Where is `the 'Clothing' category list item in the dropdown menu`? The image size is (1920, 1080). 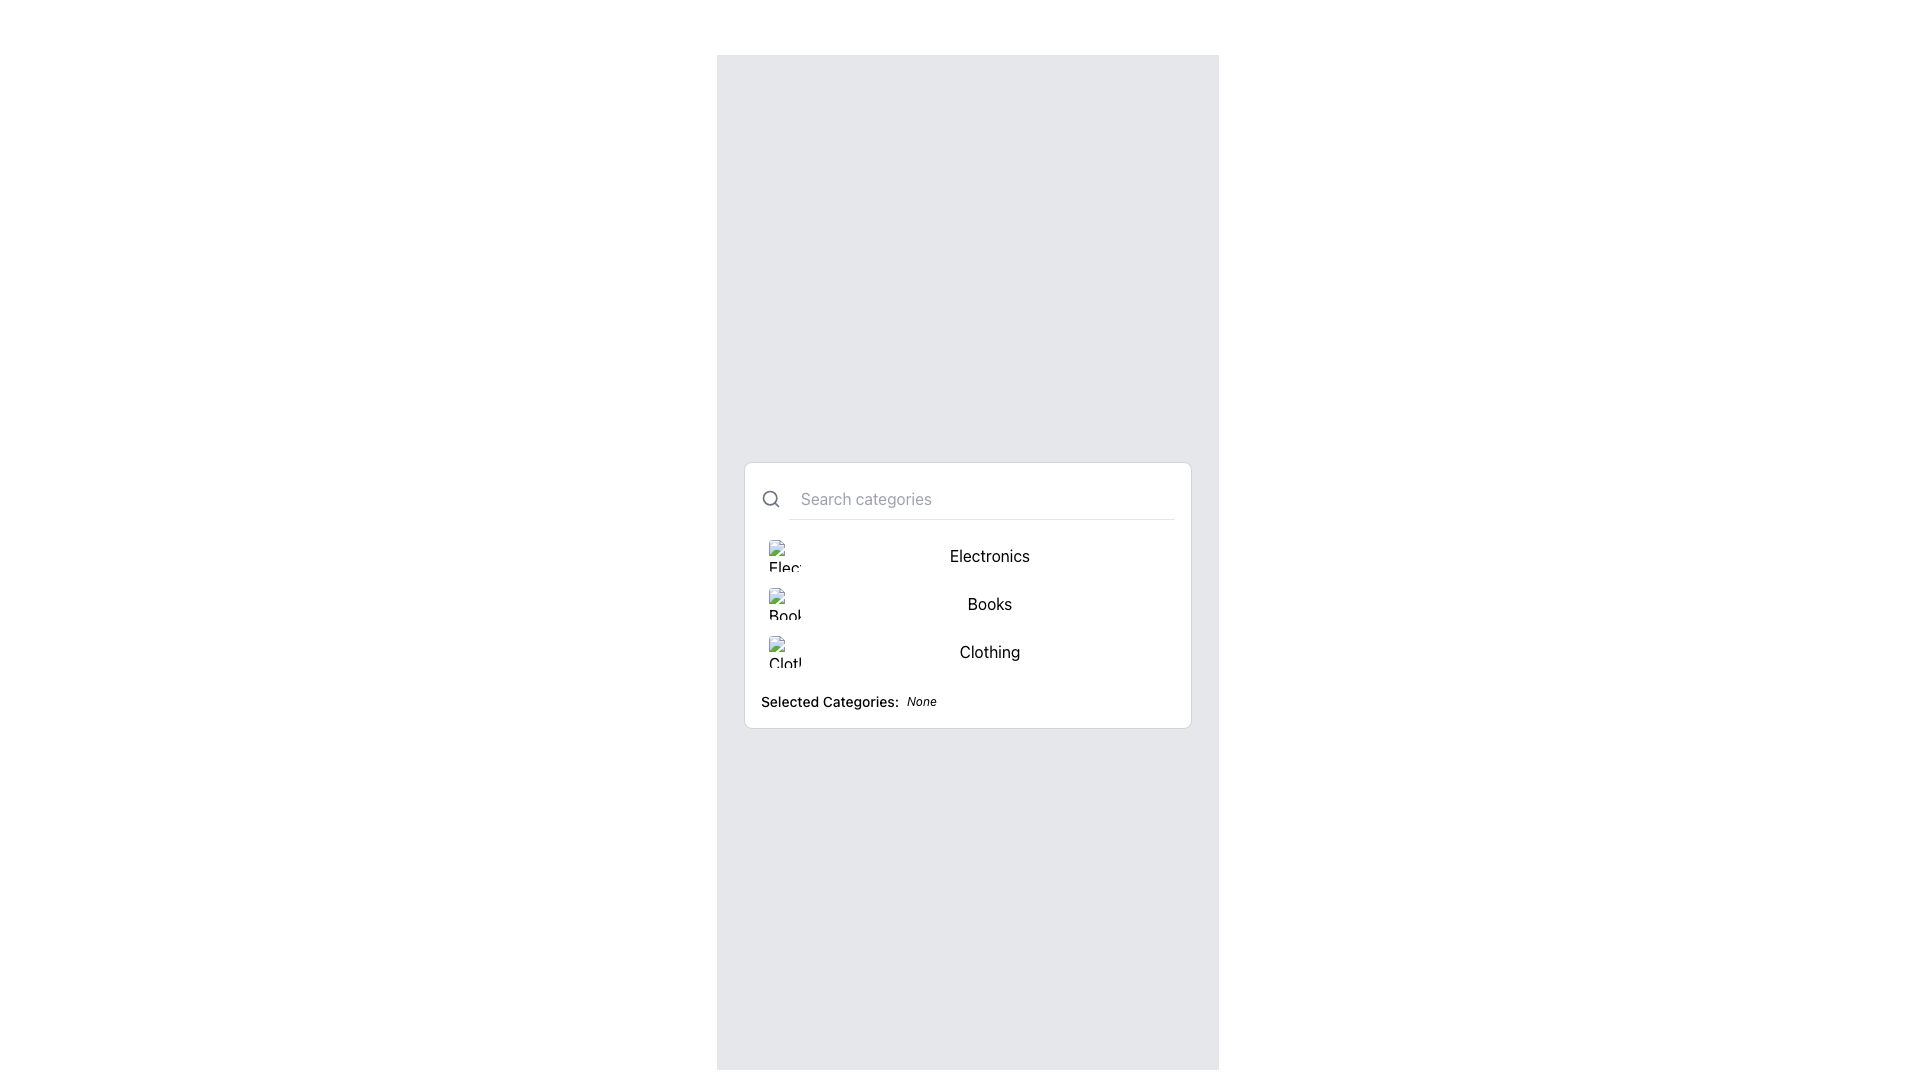 the 'Clothing' category list item in the dropdown menu is located at coordinates (968, 651).